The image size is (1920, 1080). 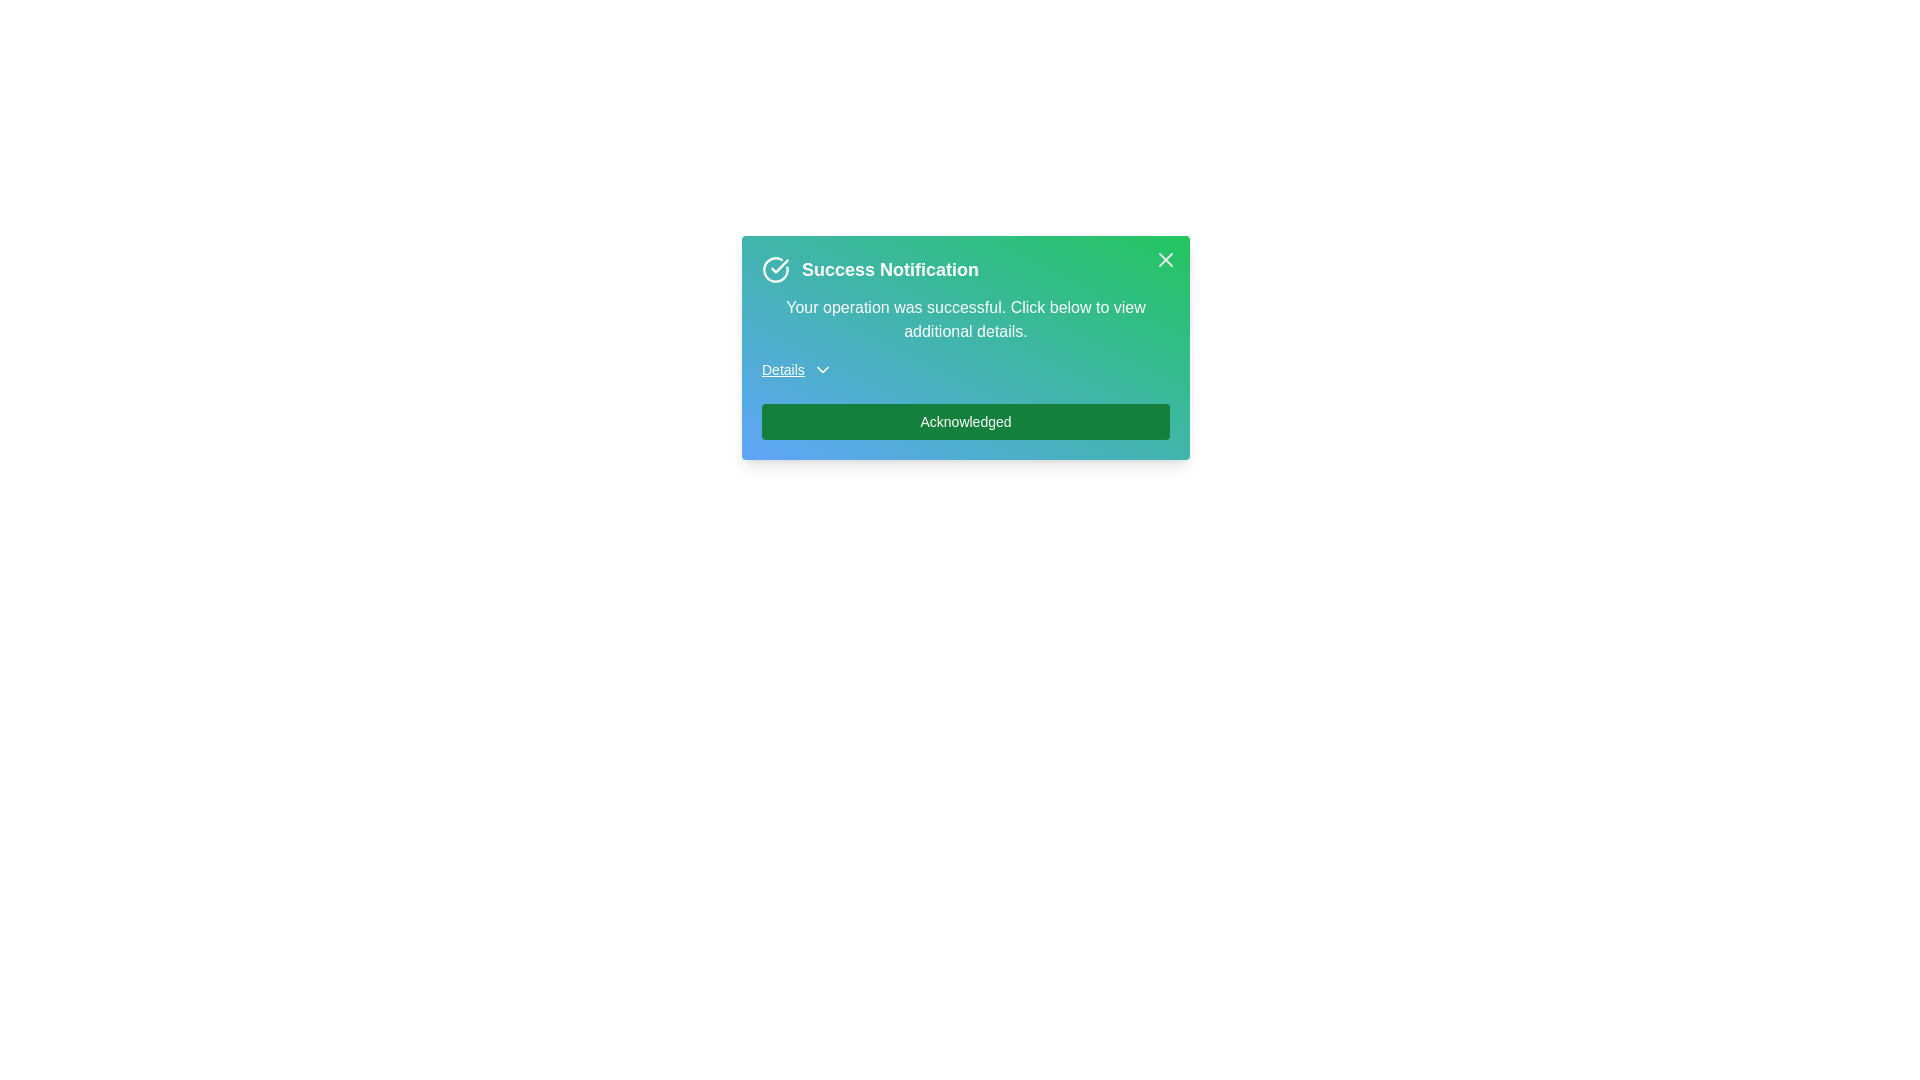 What do you see at coordinates (965, 420) in the screenshot?
I see `the 'Acknowledged' button to acknowledge the alert` at bounding box center [965, 420].